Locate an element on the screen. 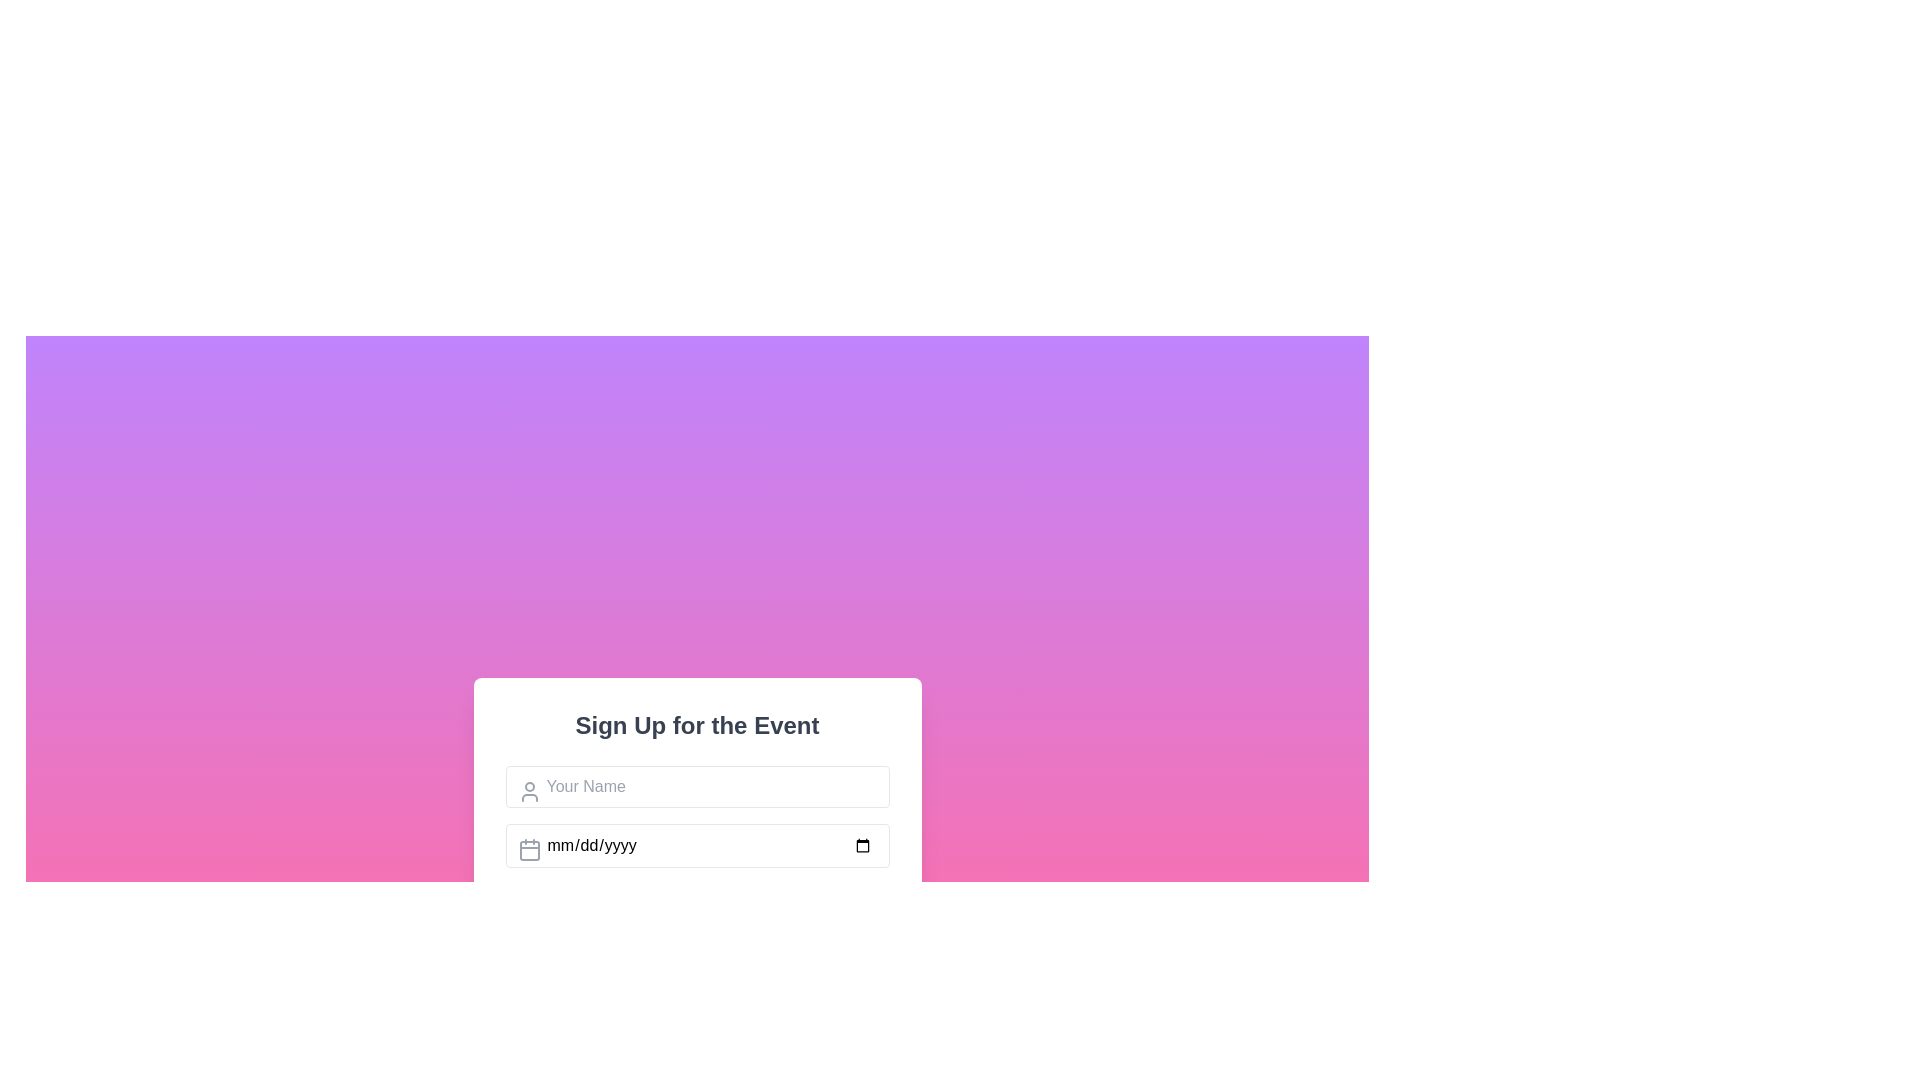 The height and width of the screenshot is (1080, 1920). the text label at the top center of the white, rounded rectangle box that serves as a header for the form is located at coordinates (697, 725).